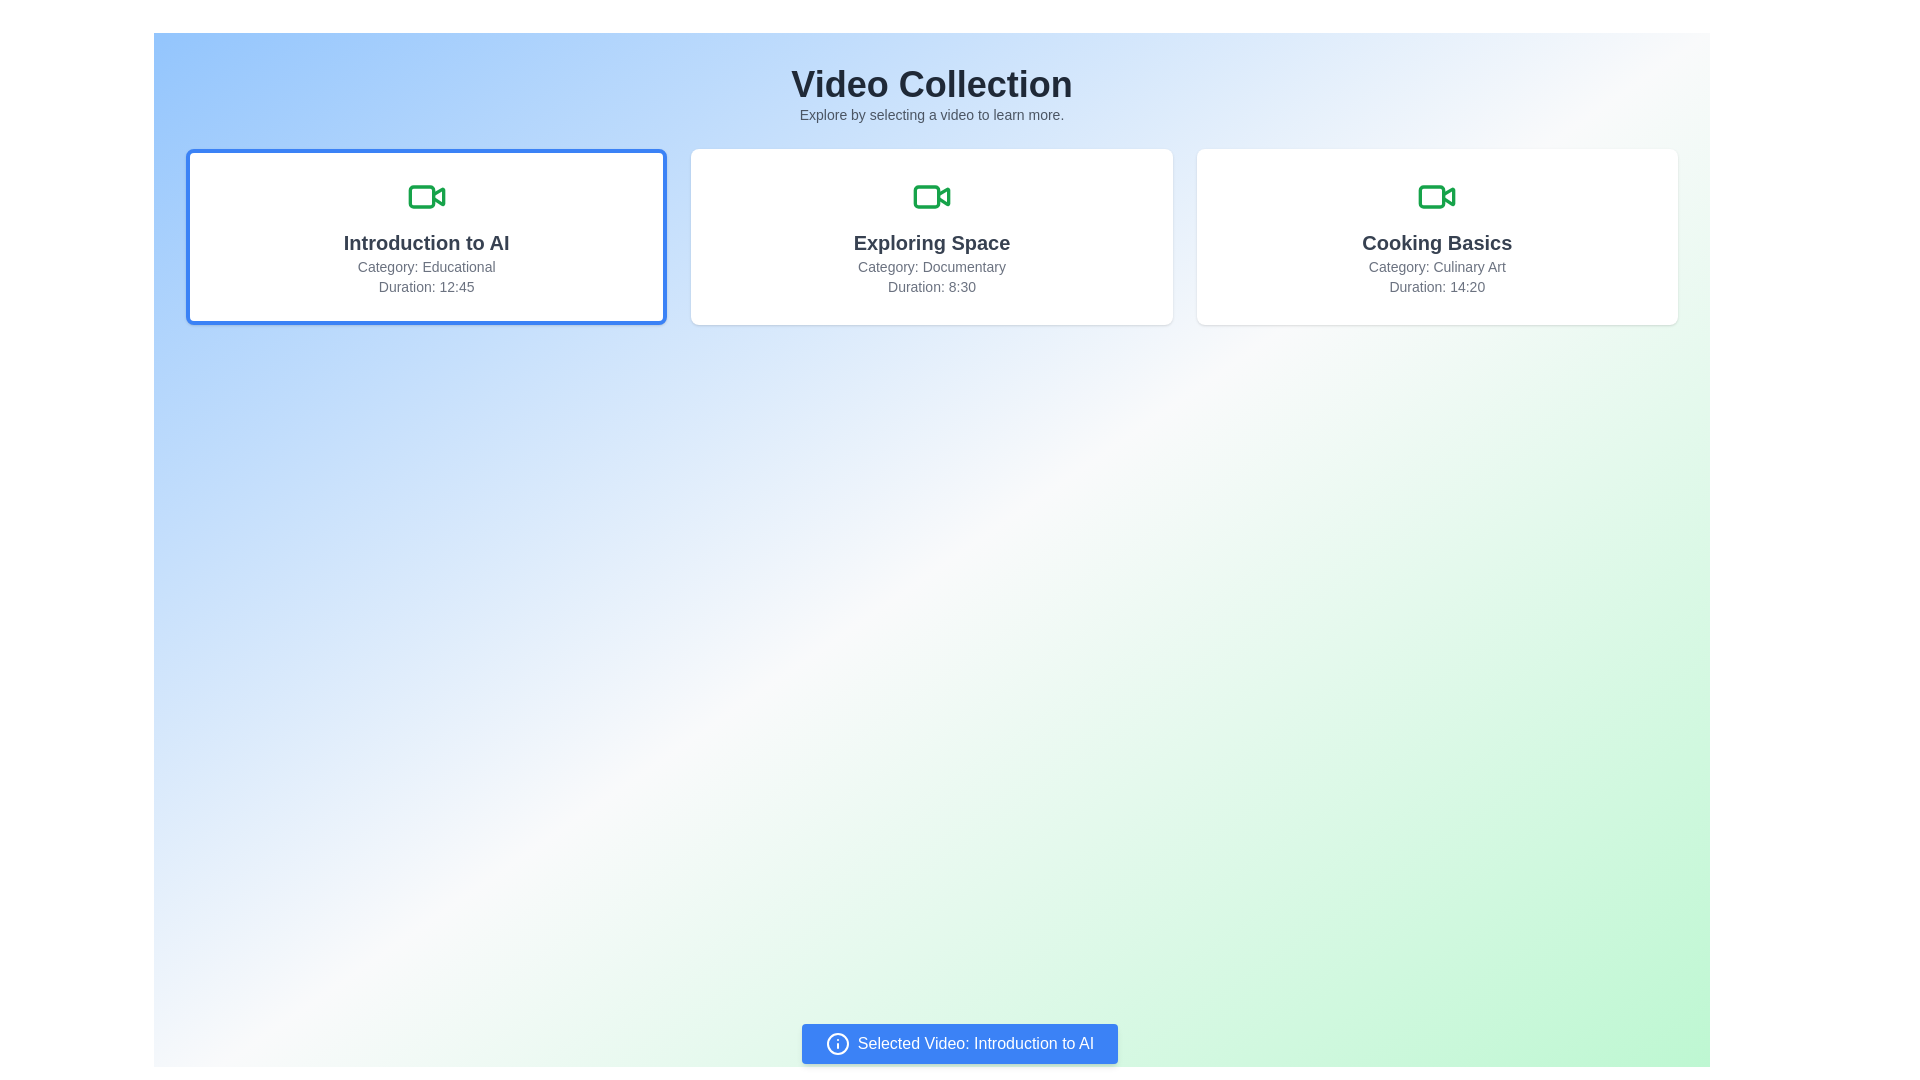  I want to click on the Informational button located at the bottom center of the viewport, which is a blue rectangular button with an 'i' icon and the text 'Selected Video: Introduction to AI', so click(960, 1043).